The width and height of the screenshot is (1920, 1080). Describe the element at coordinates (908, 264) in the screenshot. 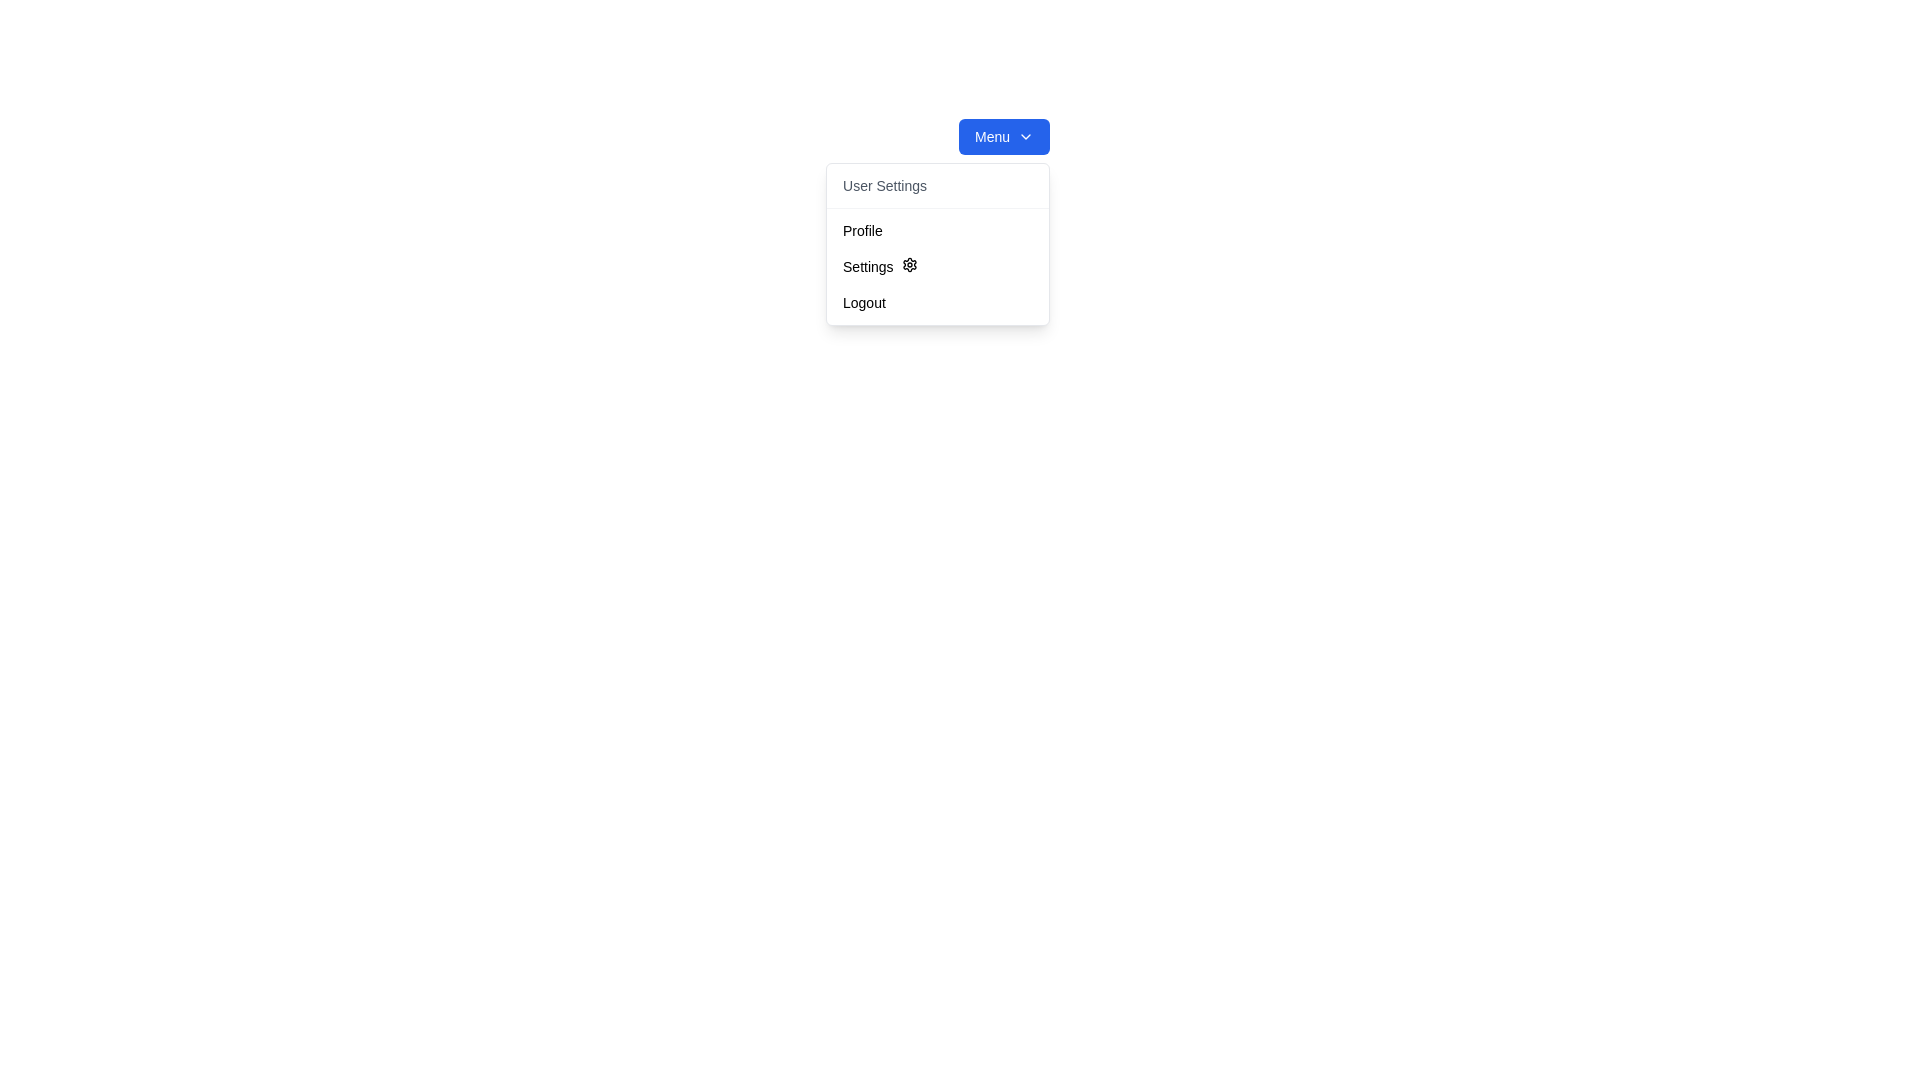

I see `the settings icon located immediately to the right of the 'Settings' text in the dropdown menu` at that location.